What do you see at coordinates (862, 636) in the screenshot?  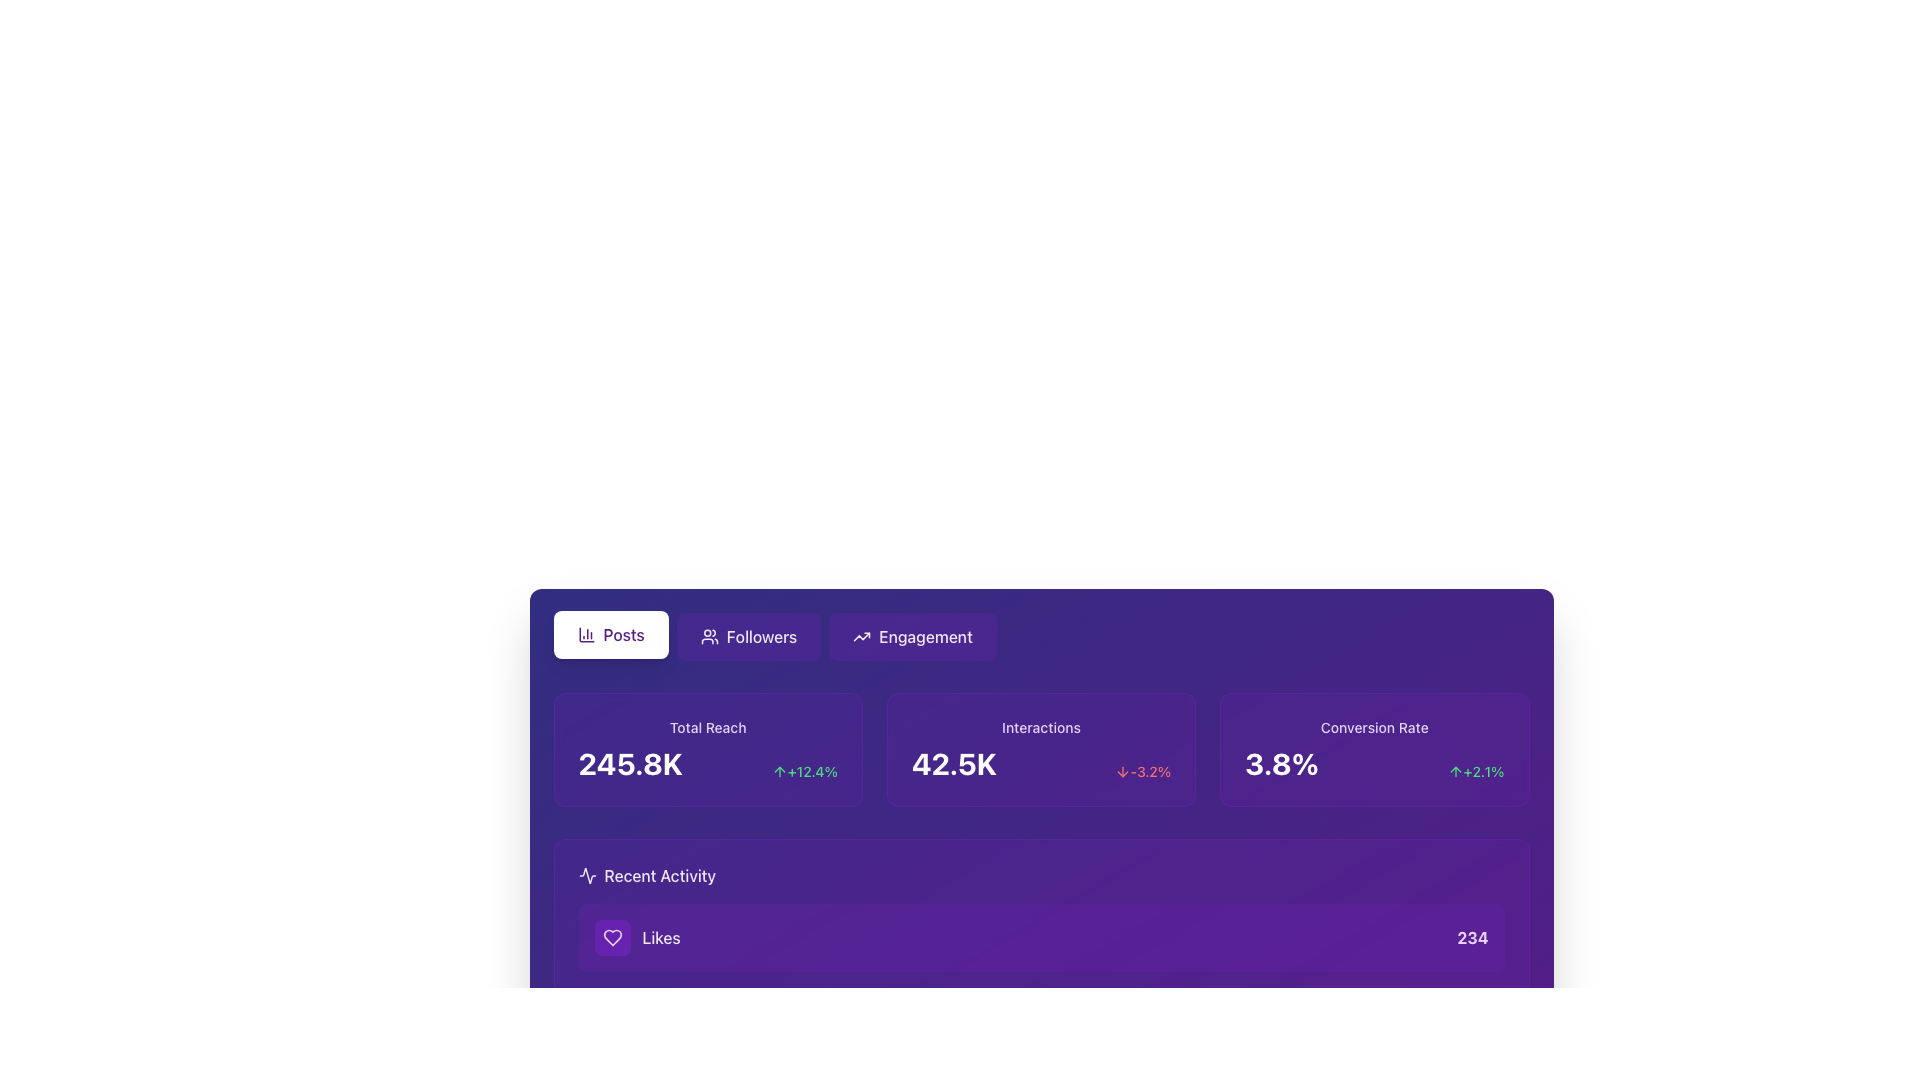 I see `the Engagement icon located at the top-right corner of the Engagement button, which is positioned to the left of the text 'Engagement' within the button group` at bounding box center [862, 636].